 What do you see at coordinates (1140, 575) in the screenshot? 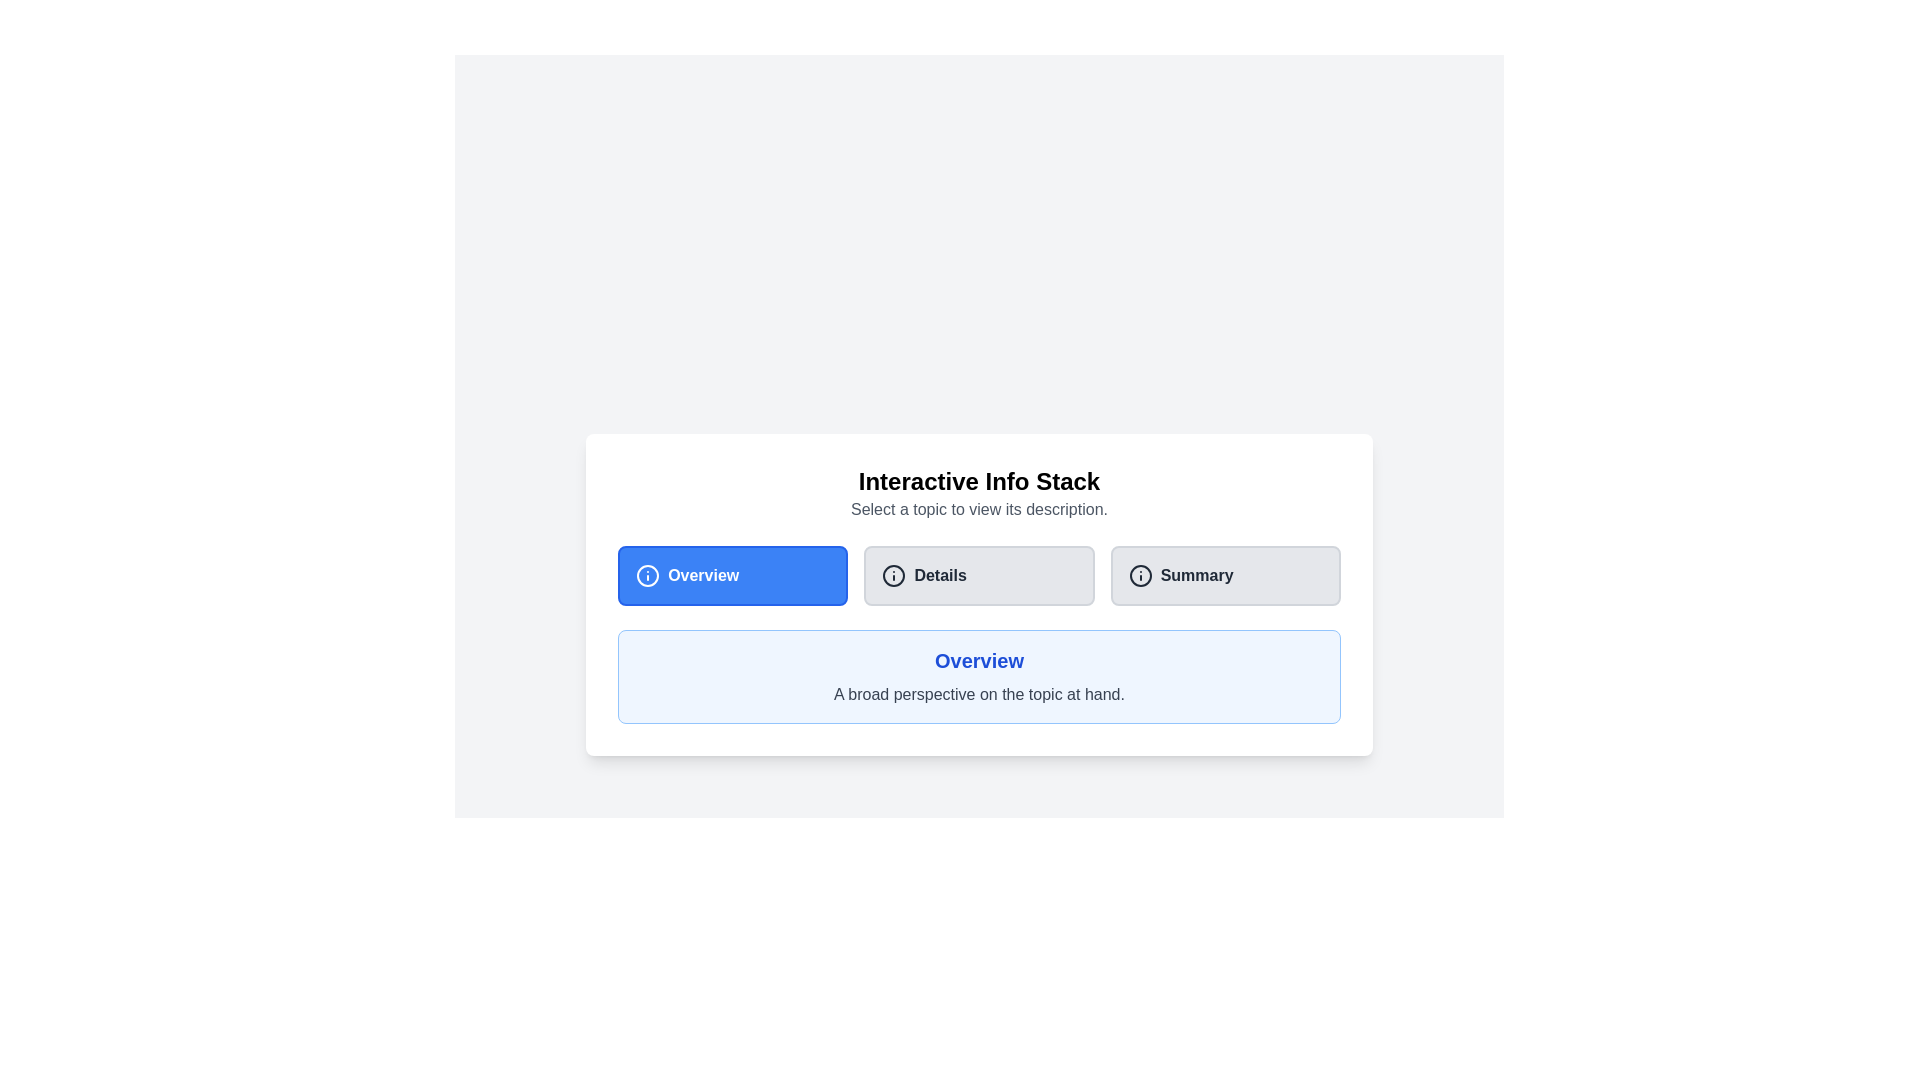
I see `the circular icon with a thin border located inside the 'Summary' tab, which is positioned next to the label 'Summary'` at bounding box center [1140, 575].